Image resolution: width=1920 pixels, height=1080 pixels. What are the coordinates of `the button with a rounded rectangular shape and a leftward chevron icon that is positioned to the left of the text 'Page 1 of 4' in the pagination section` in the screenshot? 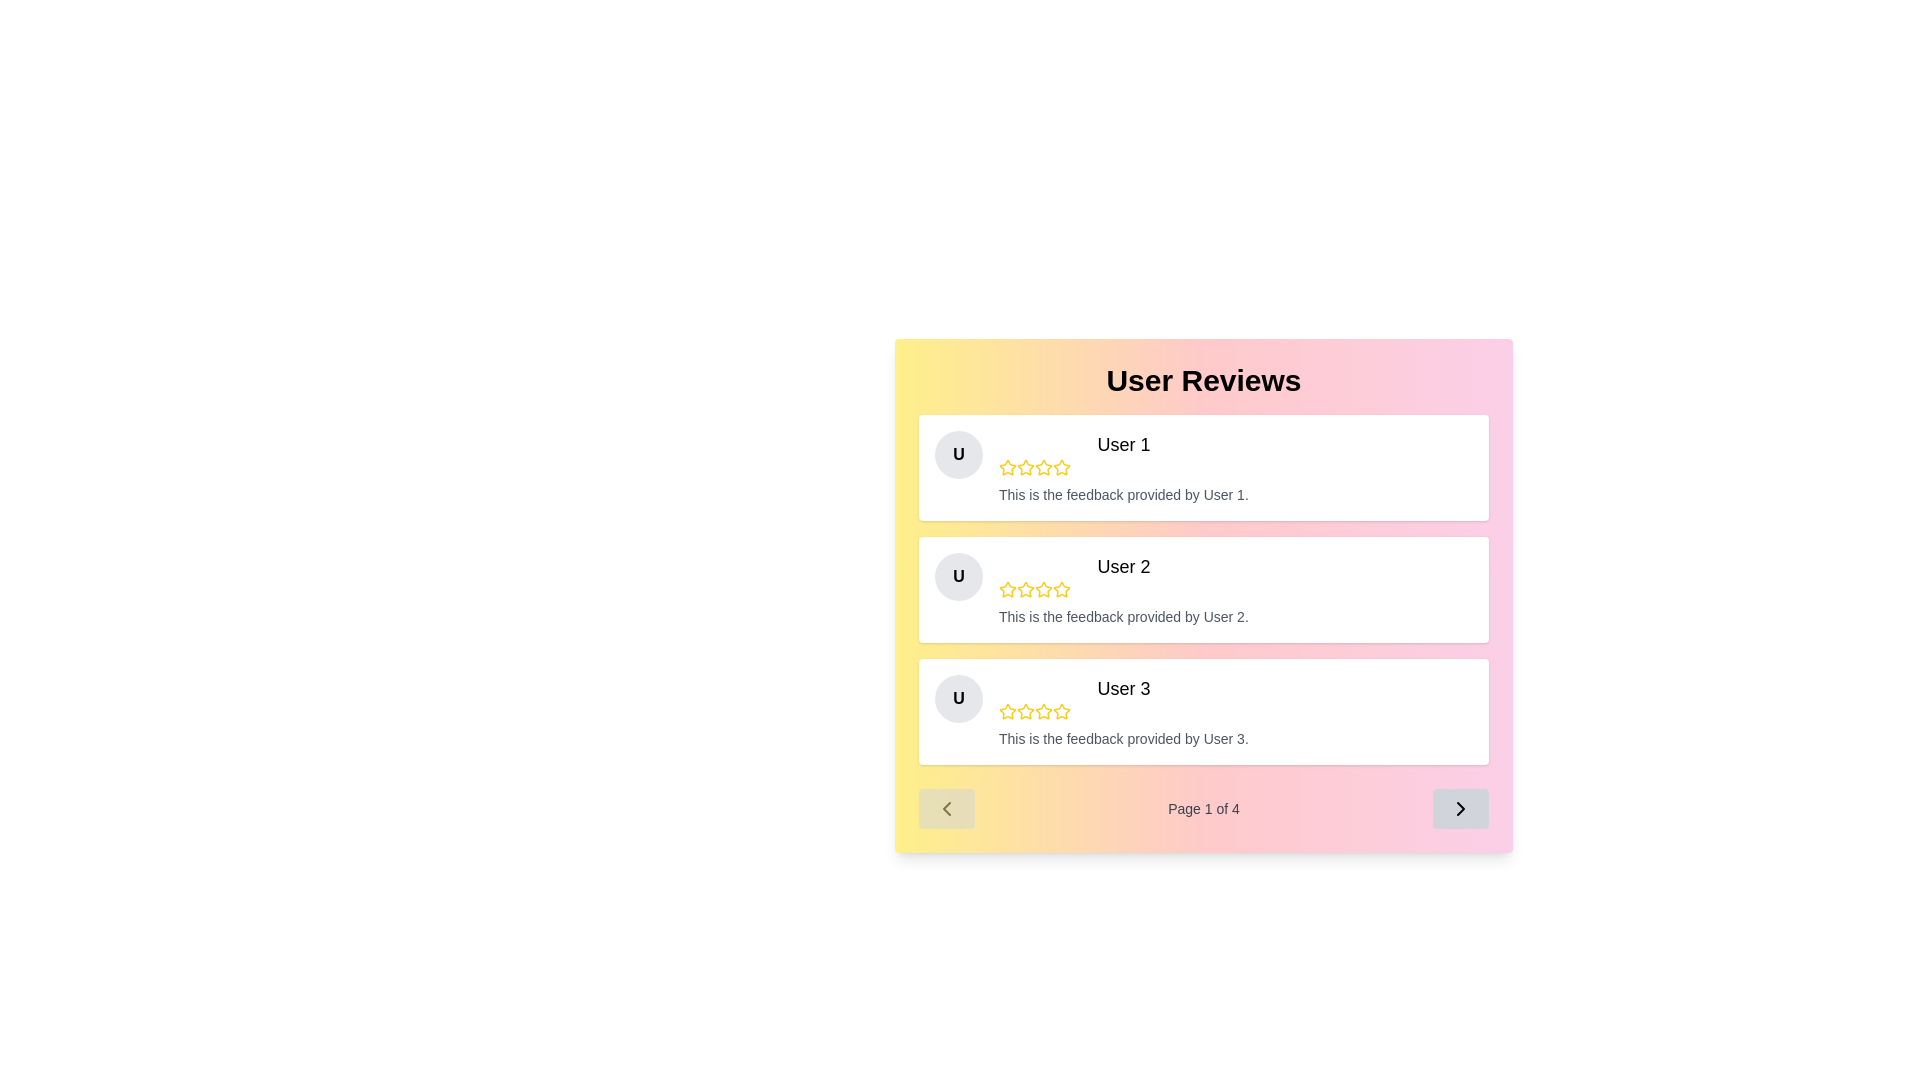 It's located at (945, 808).